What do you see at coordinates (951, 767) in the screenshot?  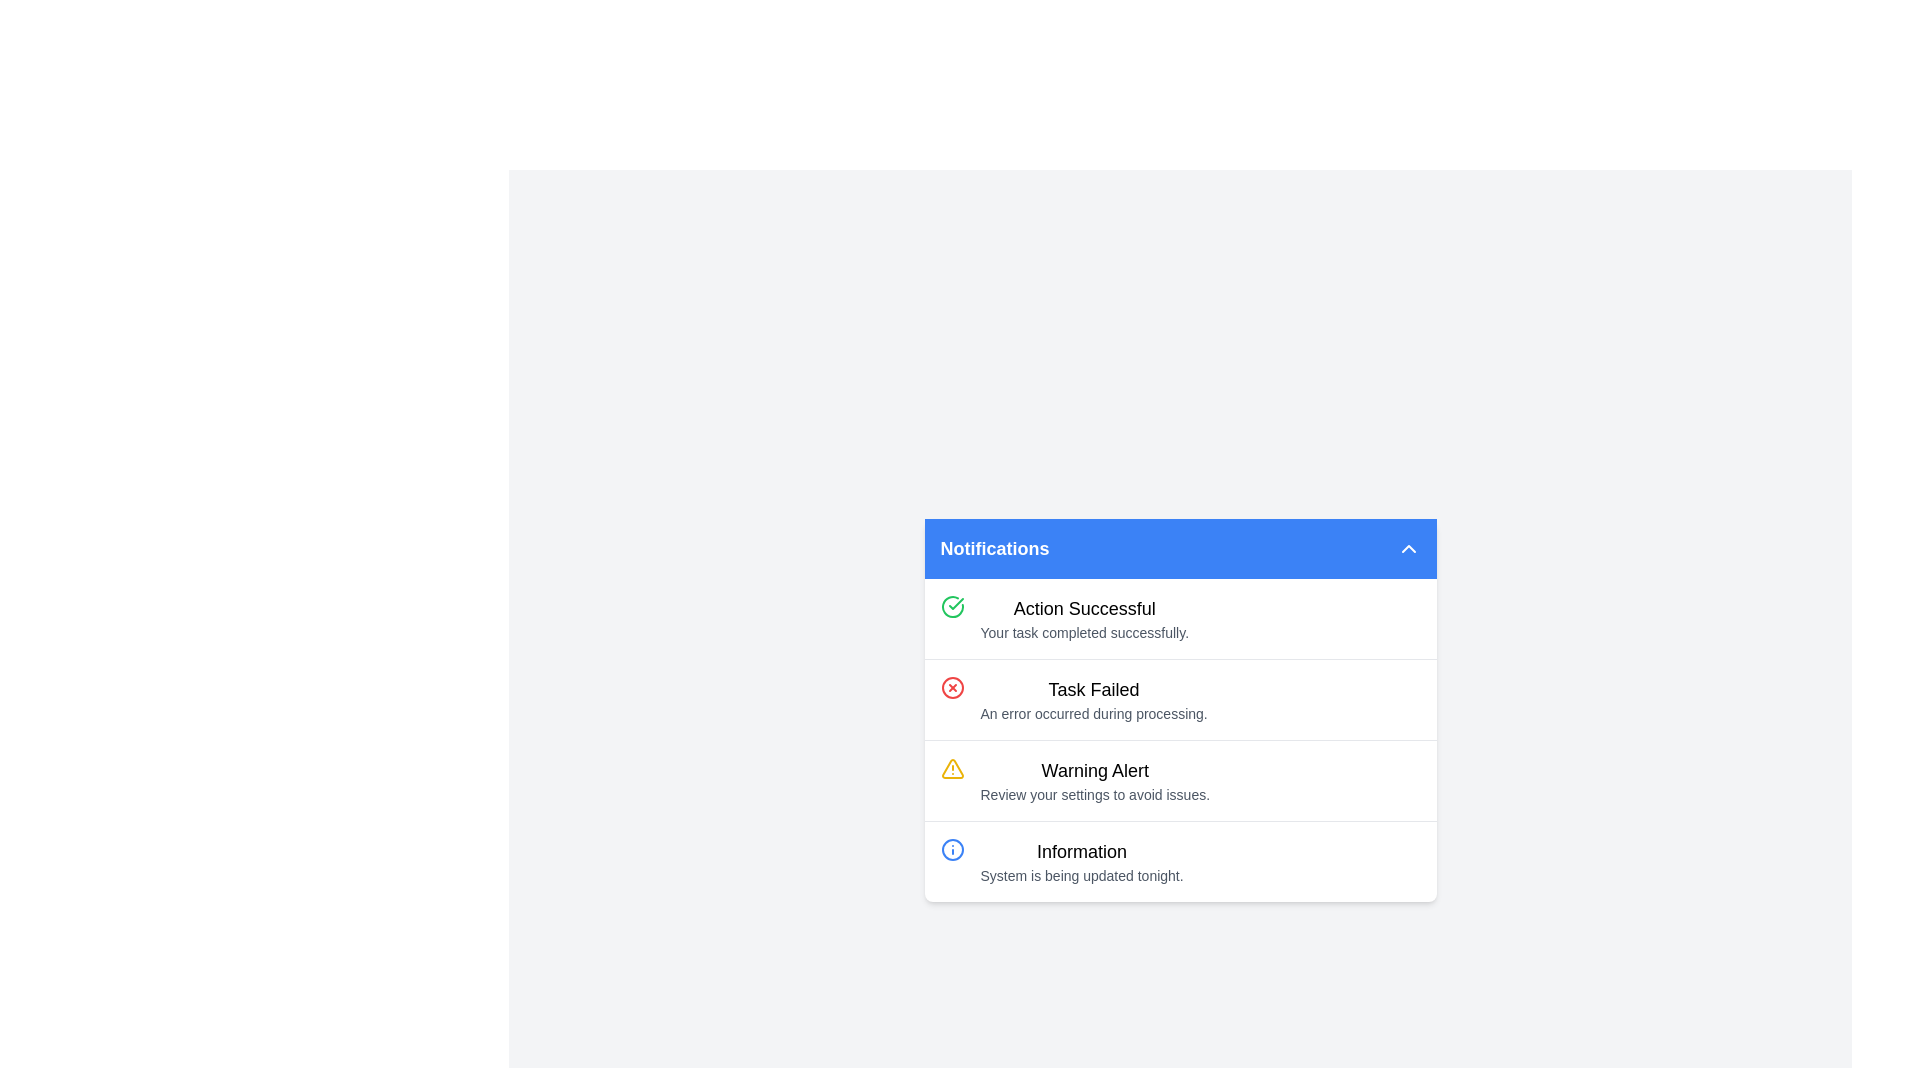 I see `the triangular yellow warning icon with an exclamation mark located in the third row of the notification list under the blue 'Notifications' header` at bounding box center [951, 767].